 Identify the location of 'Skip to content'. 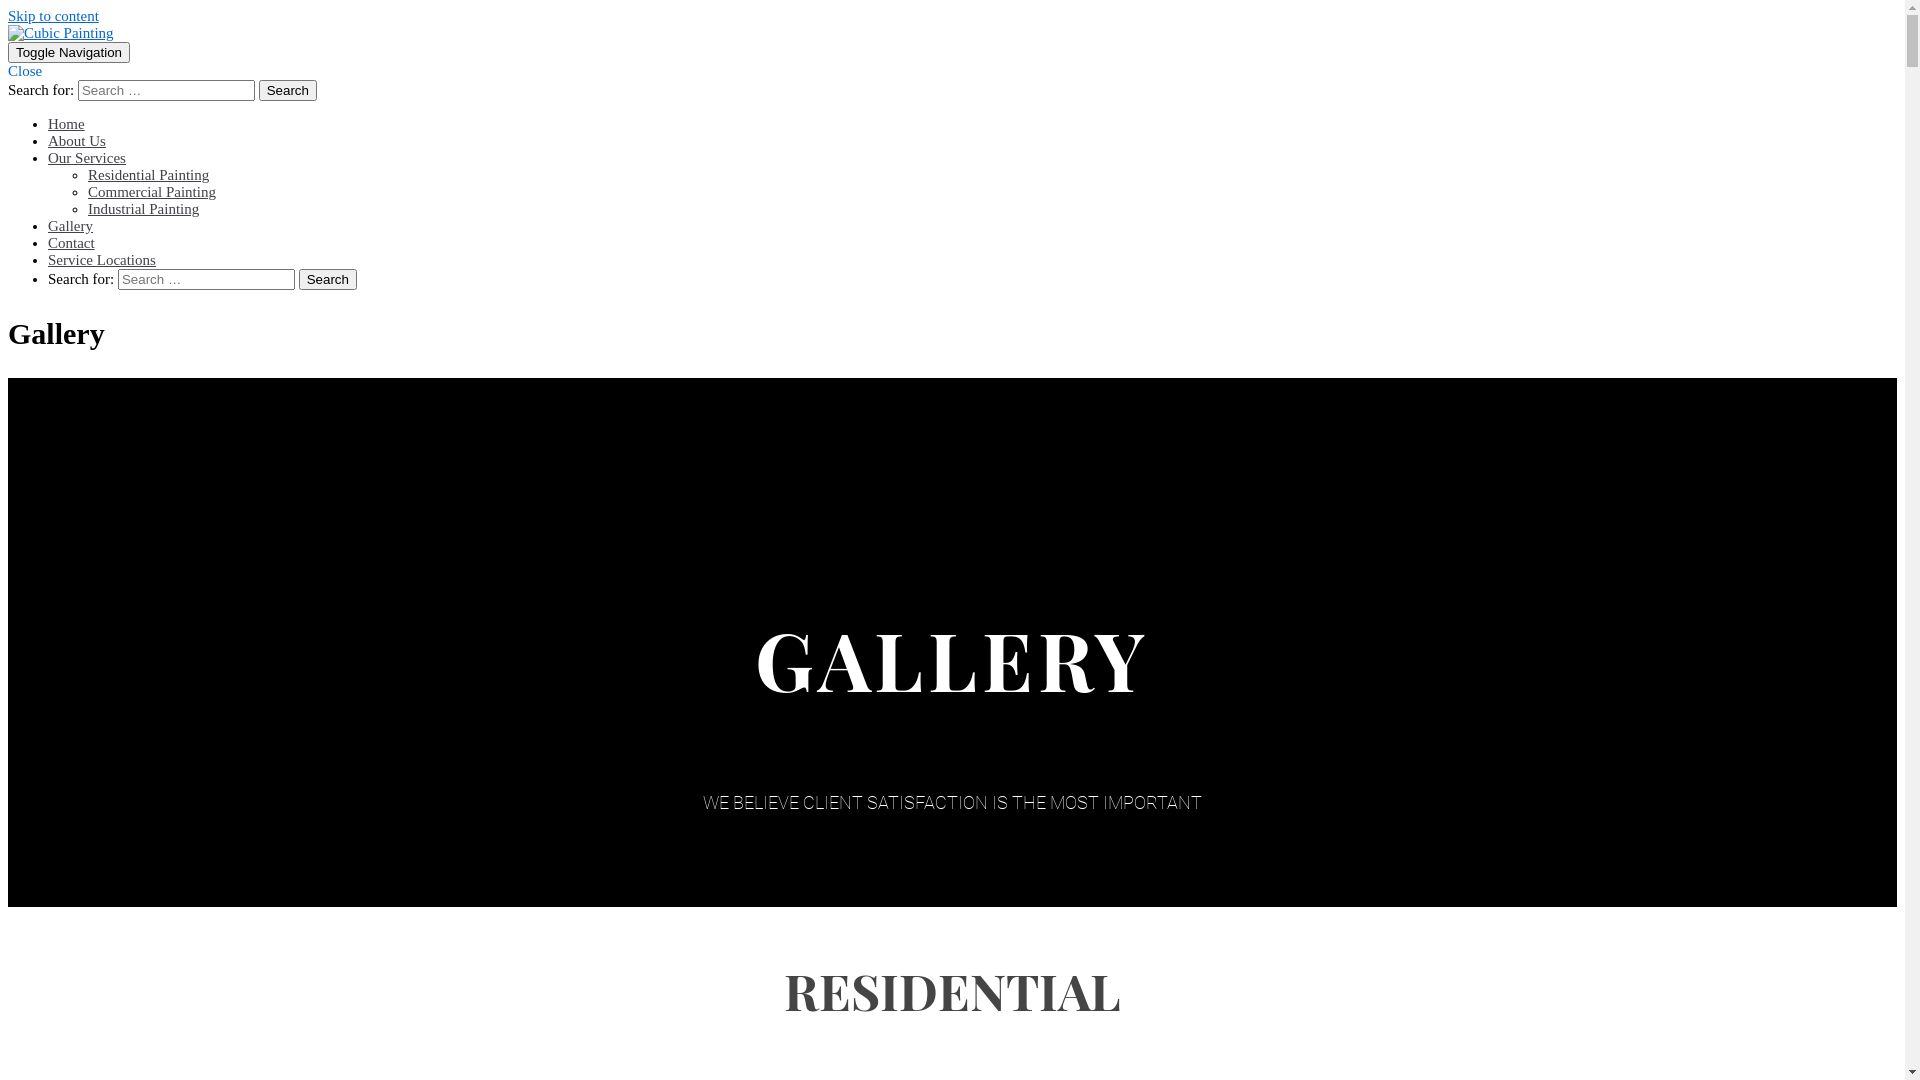
(8, 15).